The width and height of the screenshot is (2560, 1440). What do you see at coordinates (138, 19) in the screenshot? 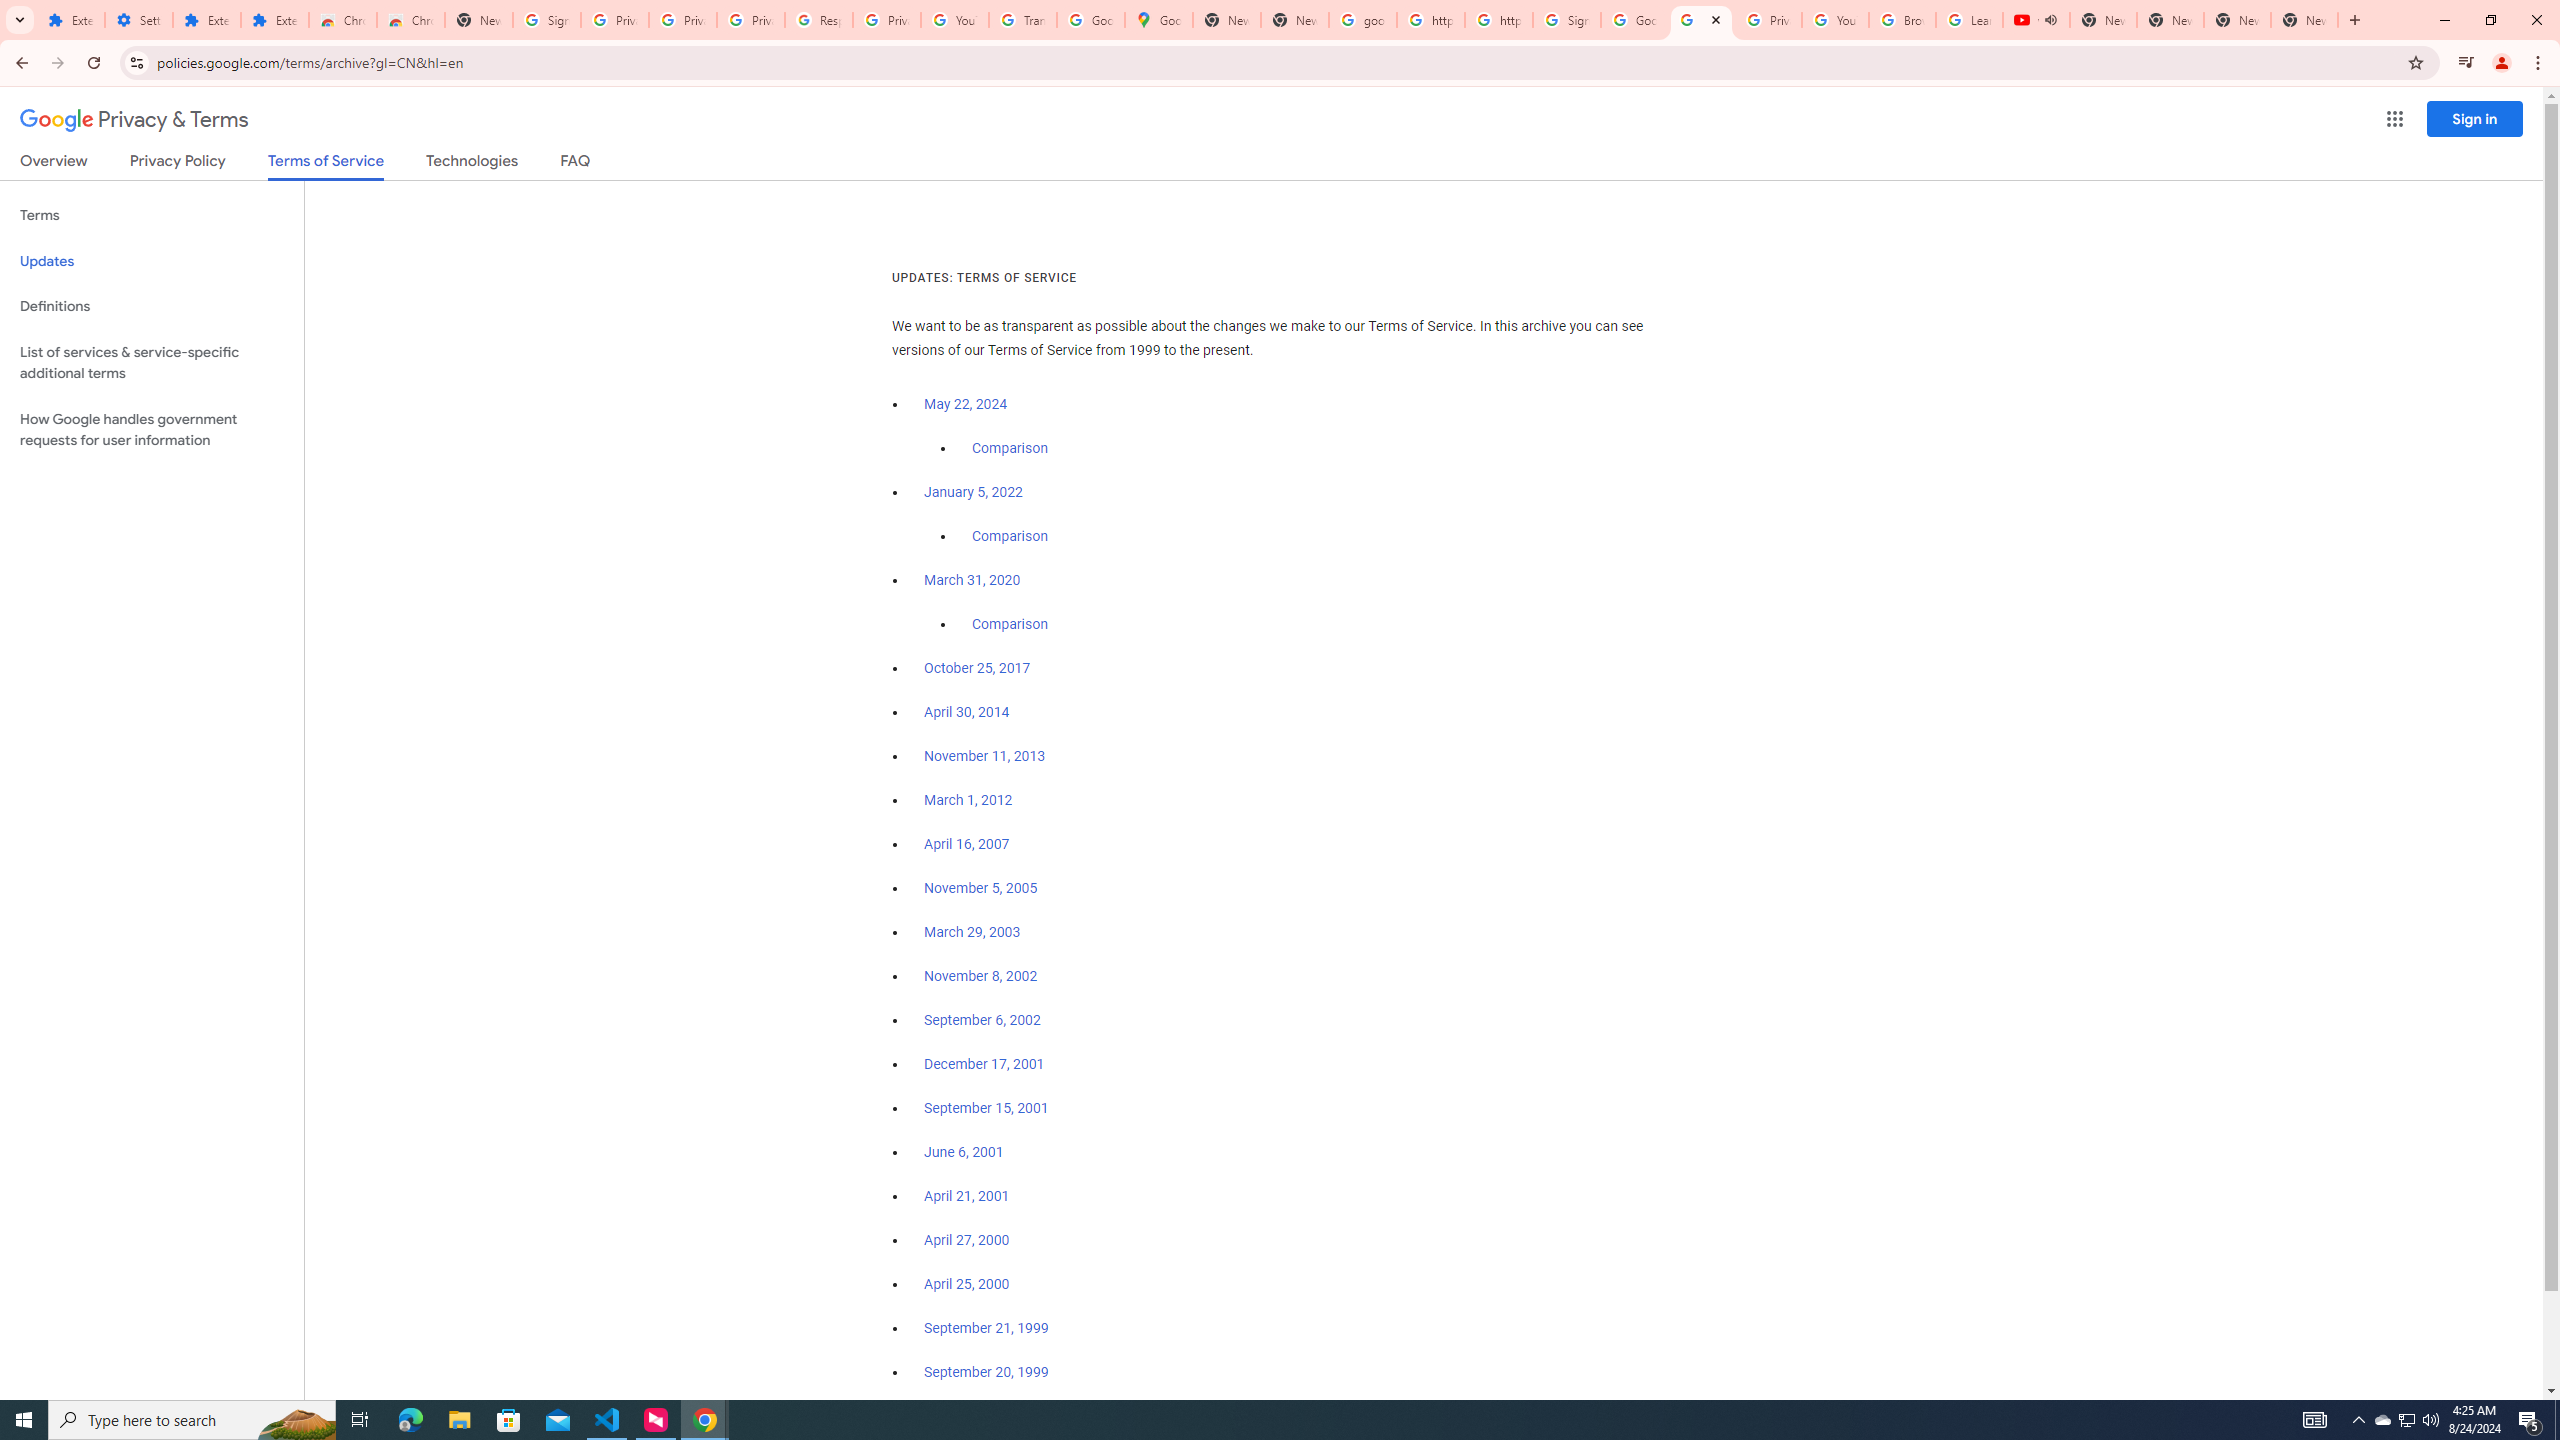
I see `'Settings'` at bounding box center [138, 19].